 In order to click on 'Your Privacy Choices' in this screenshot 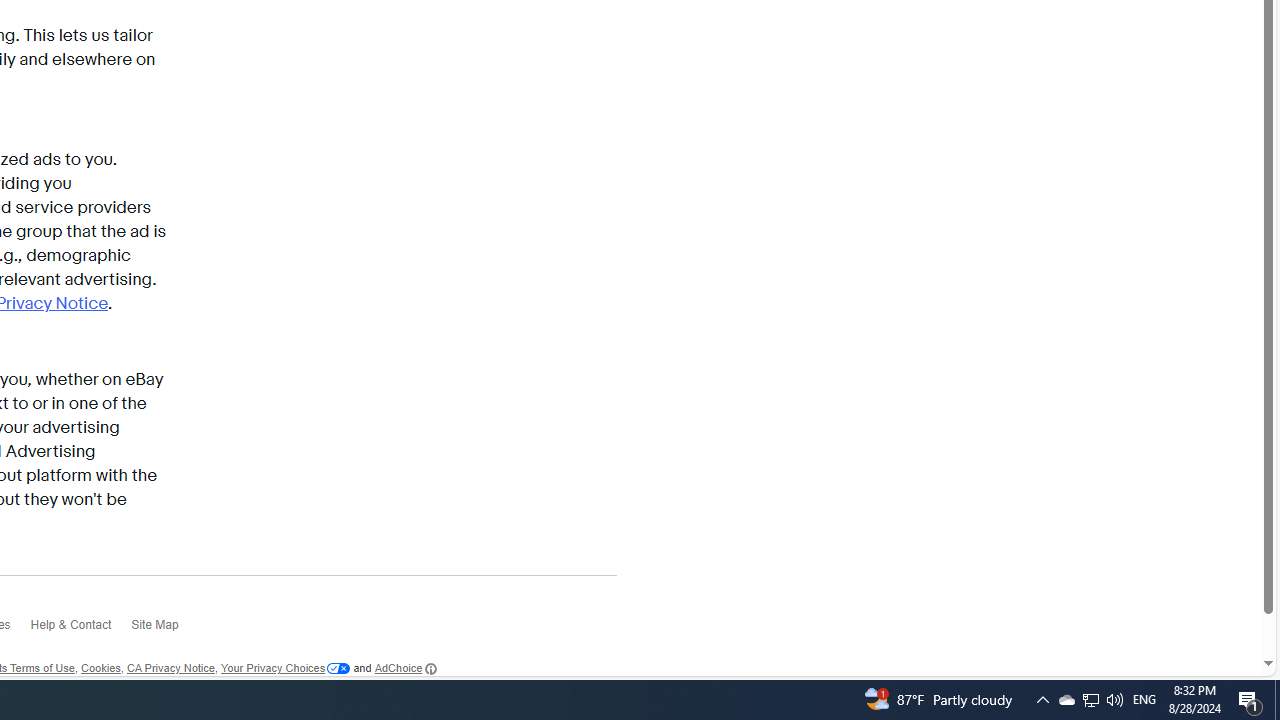, I will do `click(285, 669)`.